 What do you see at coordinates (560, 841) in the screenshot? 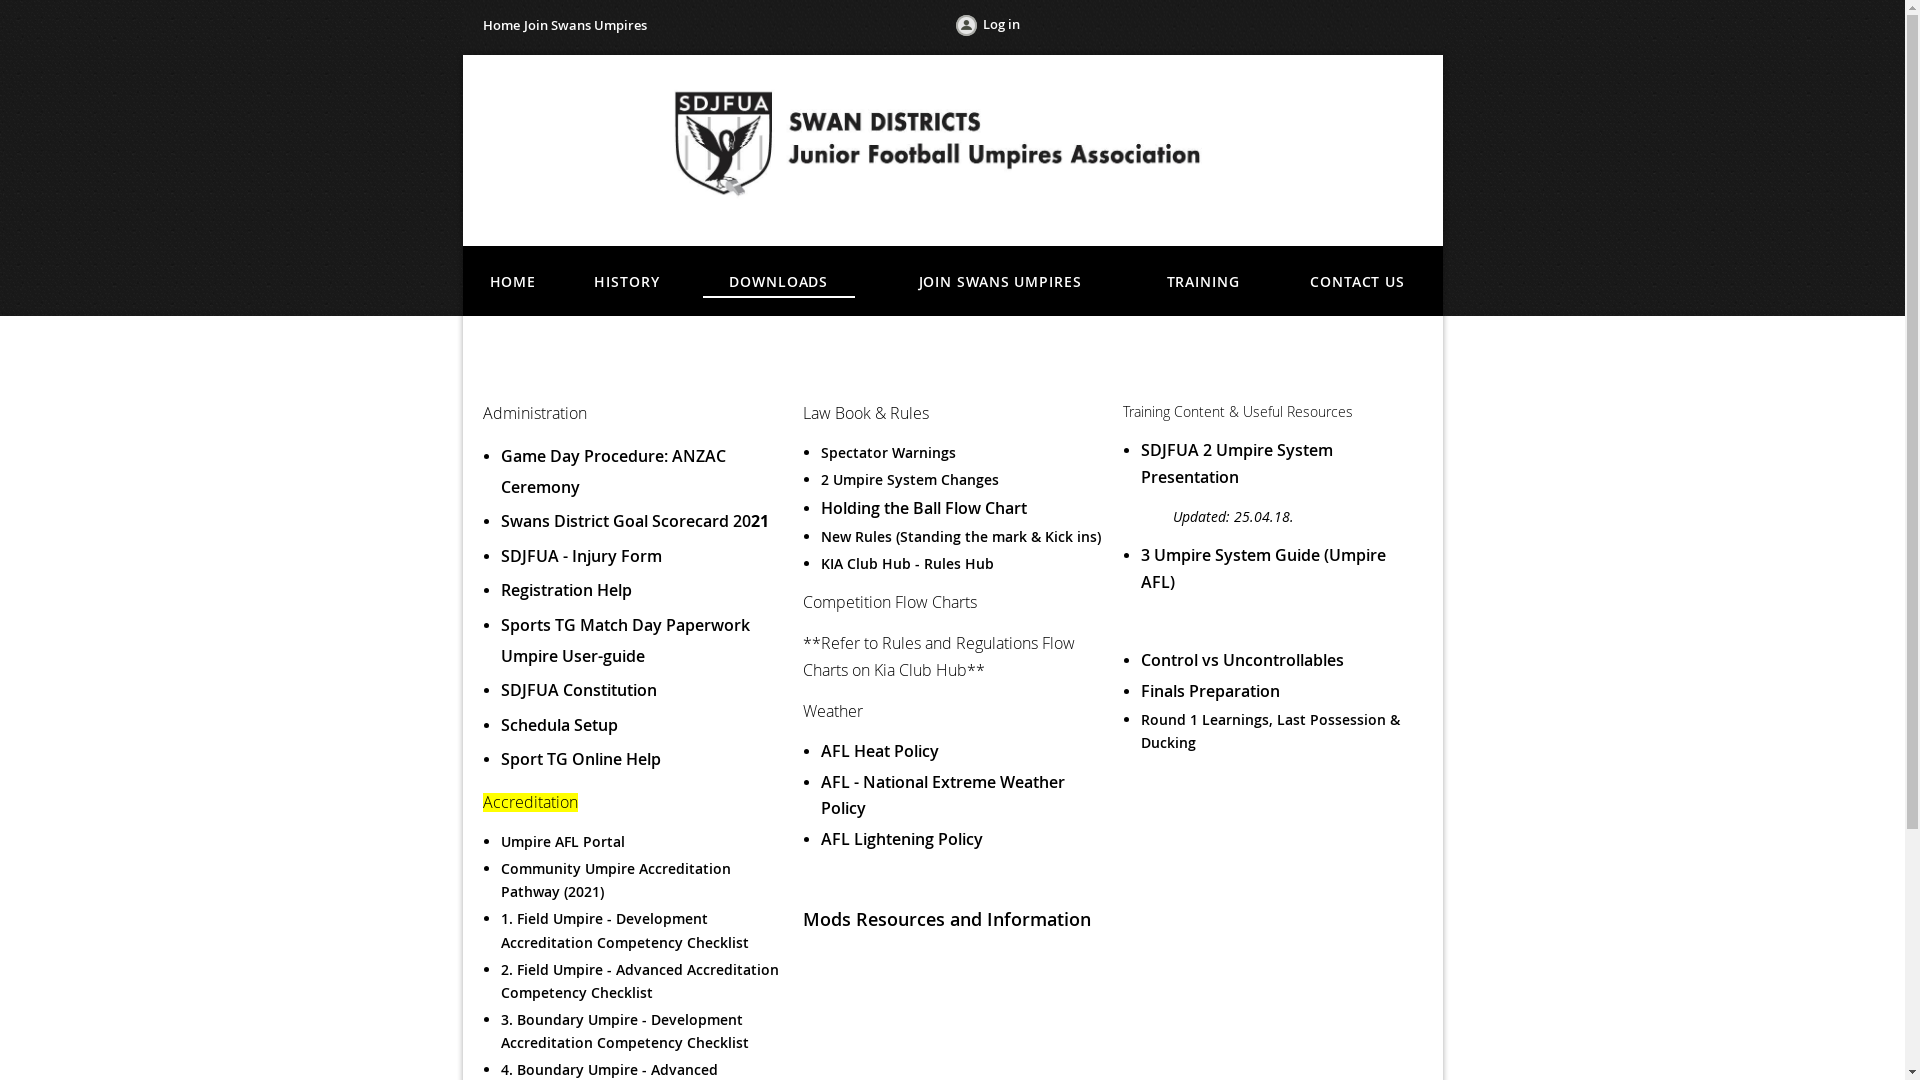
I see `'Umpire AFL Portal'` at bounding box center [560, 841].